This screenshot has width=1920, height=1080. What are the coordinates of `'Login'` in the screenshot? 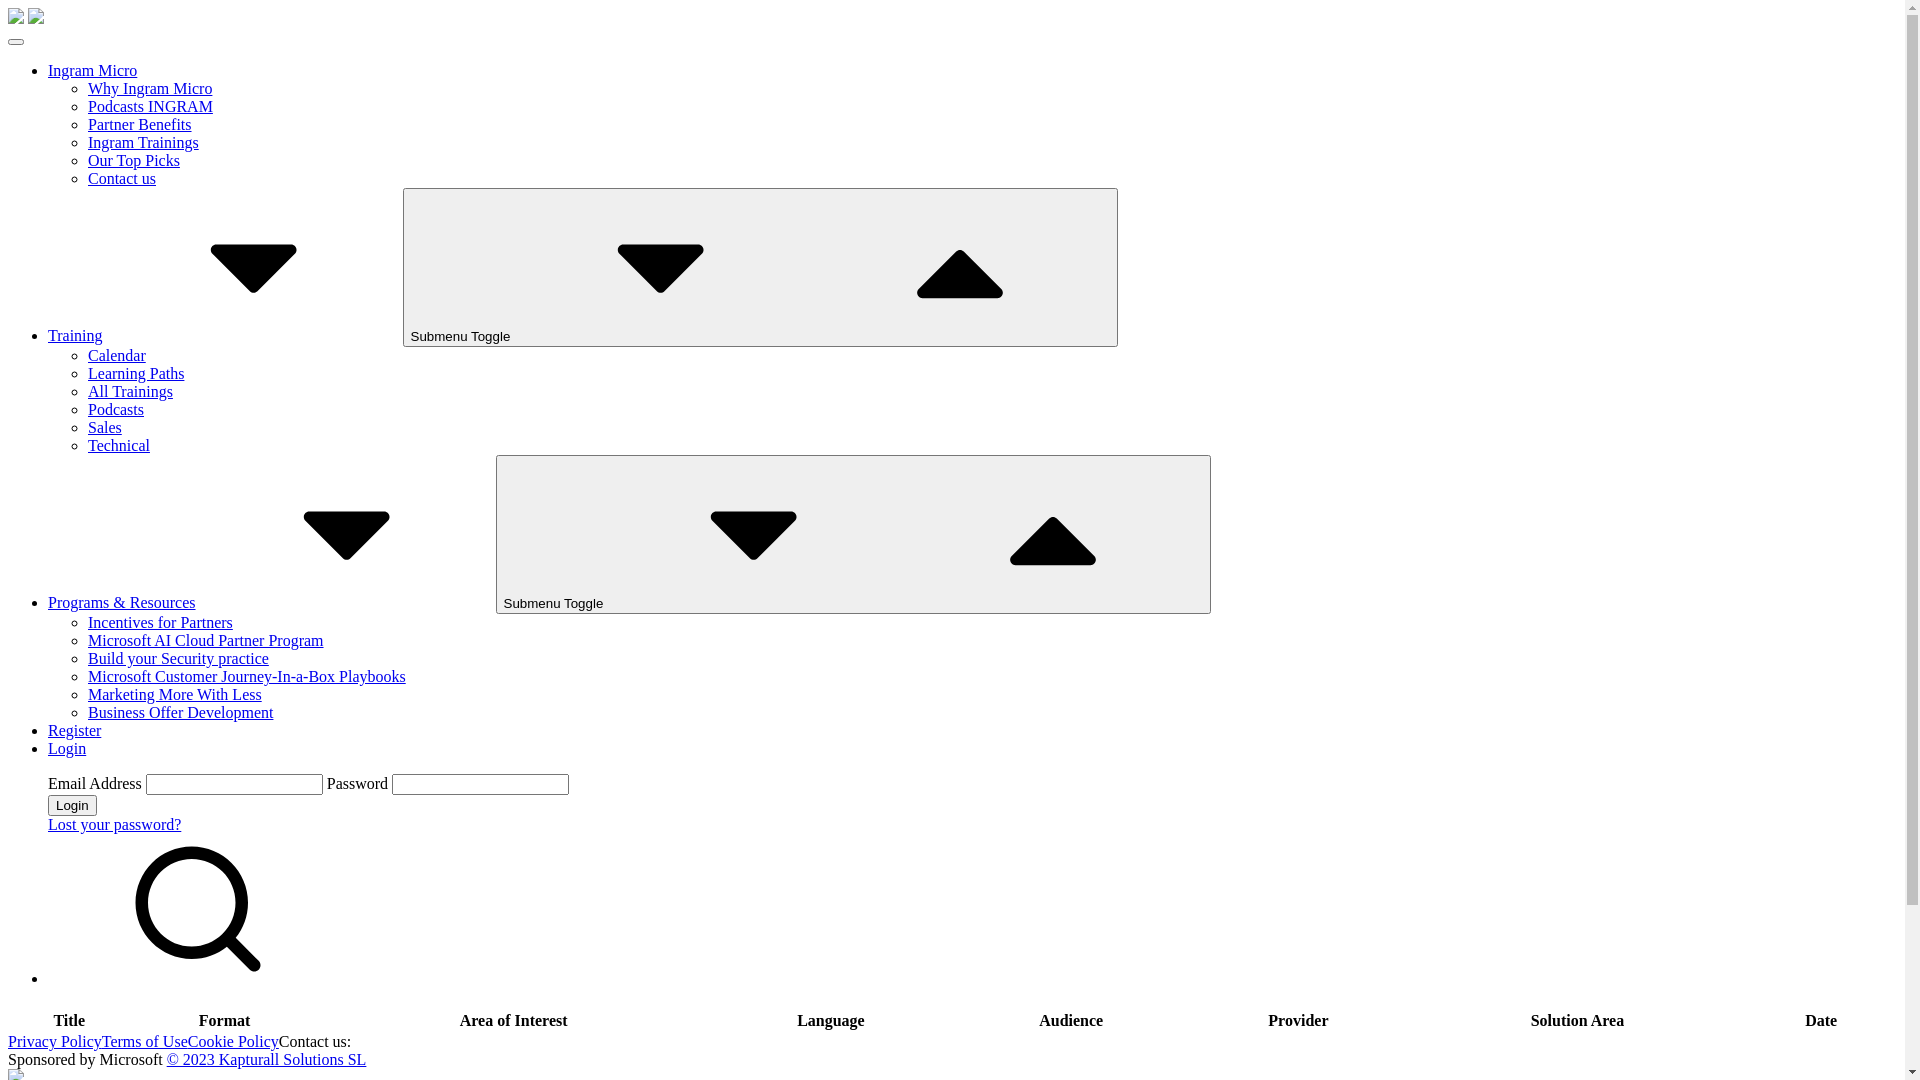 It's located at (72, 804).